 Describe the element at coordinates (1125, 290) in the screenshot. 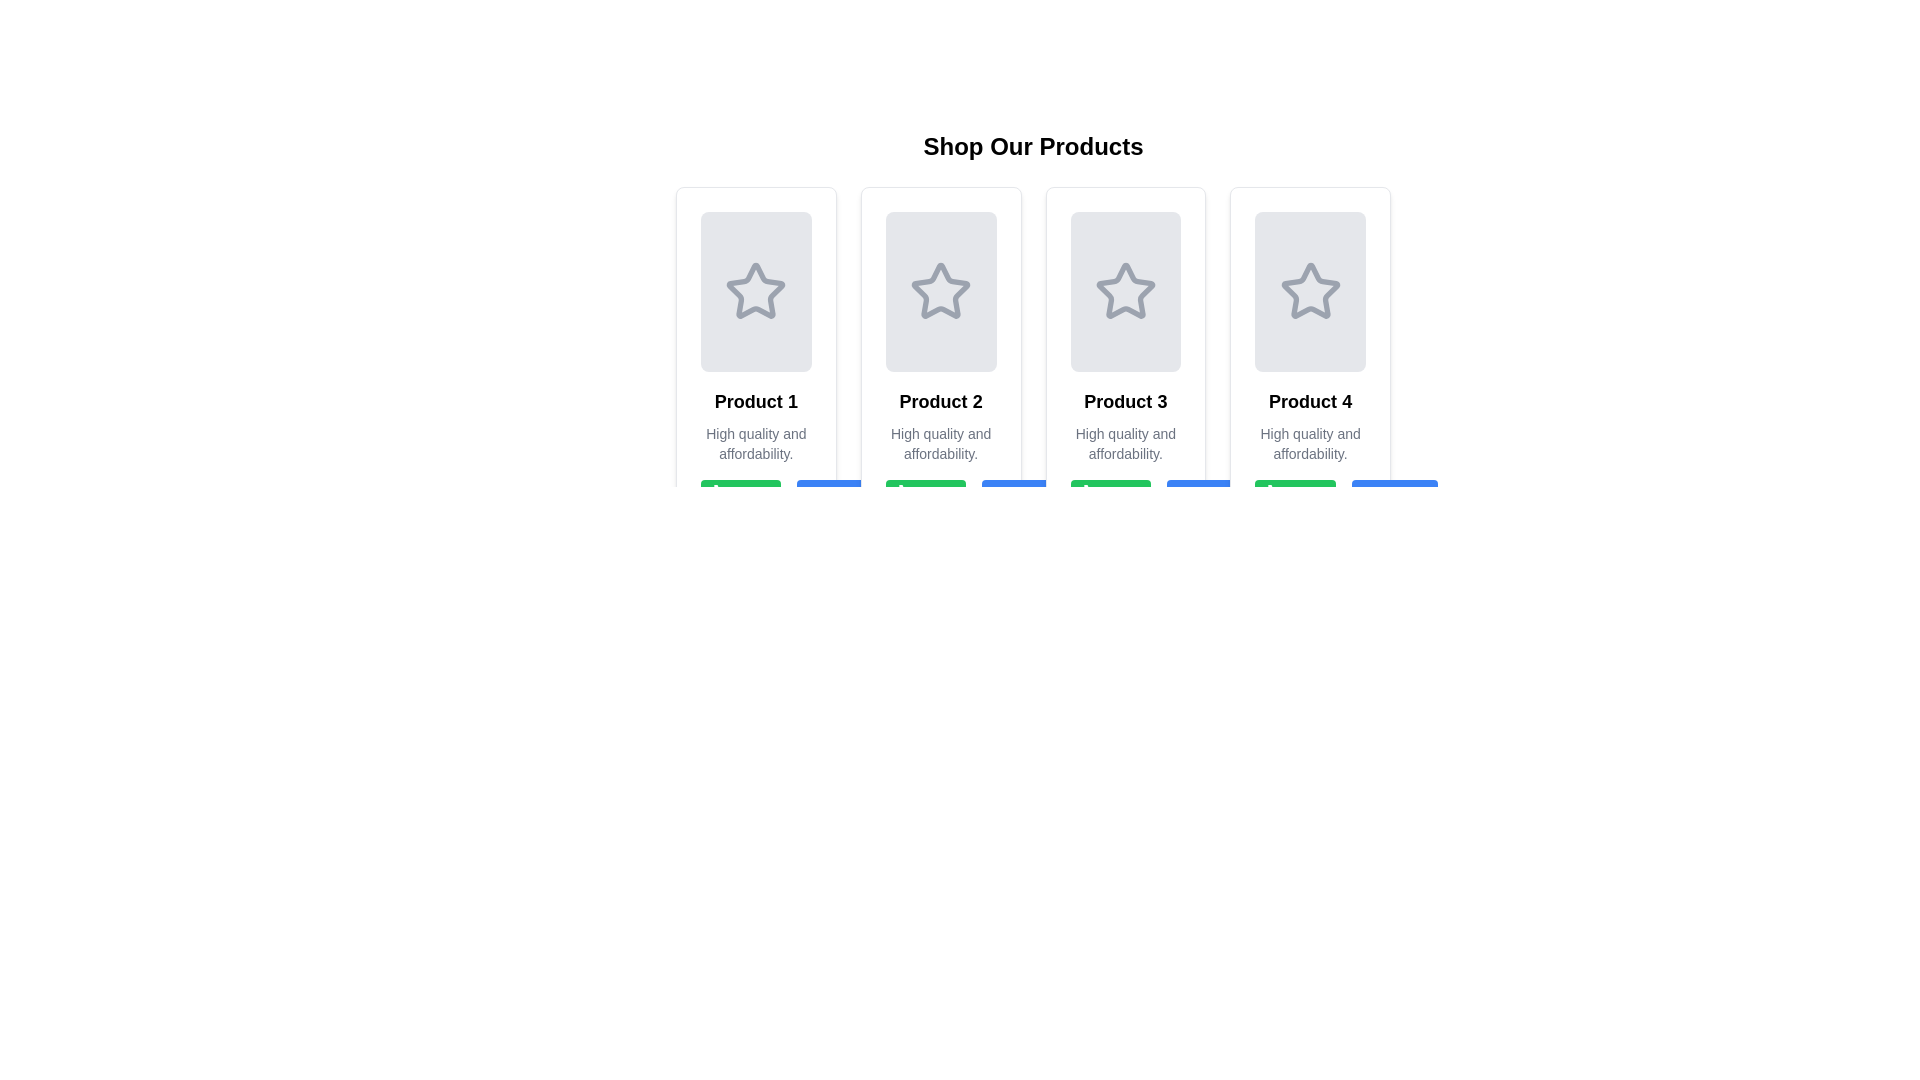

I see `the star-shaped icon located in the center of the third product card from the left` at that location.